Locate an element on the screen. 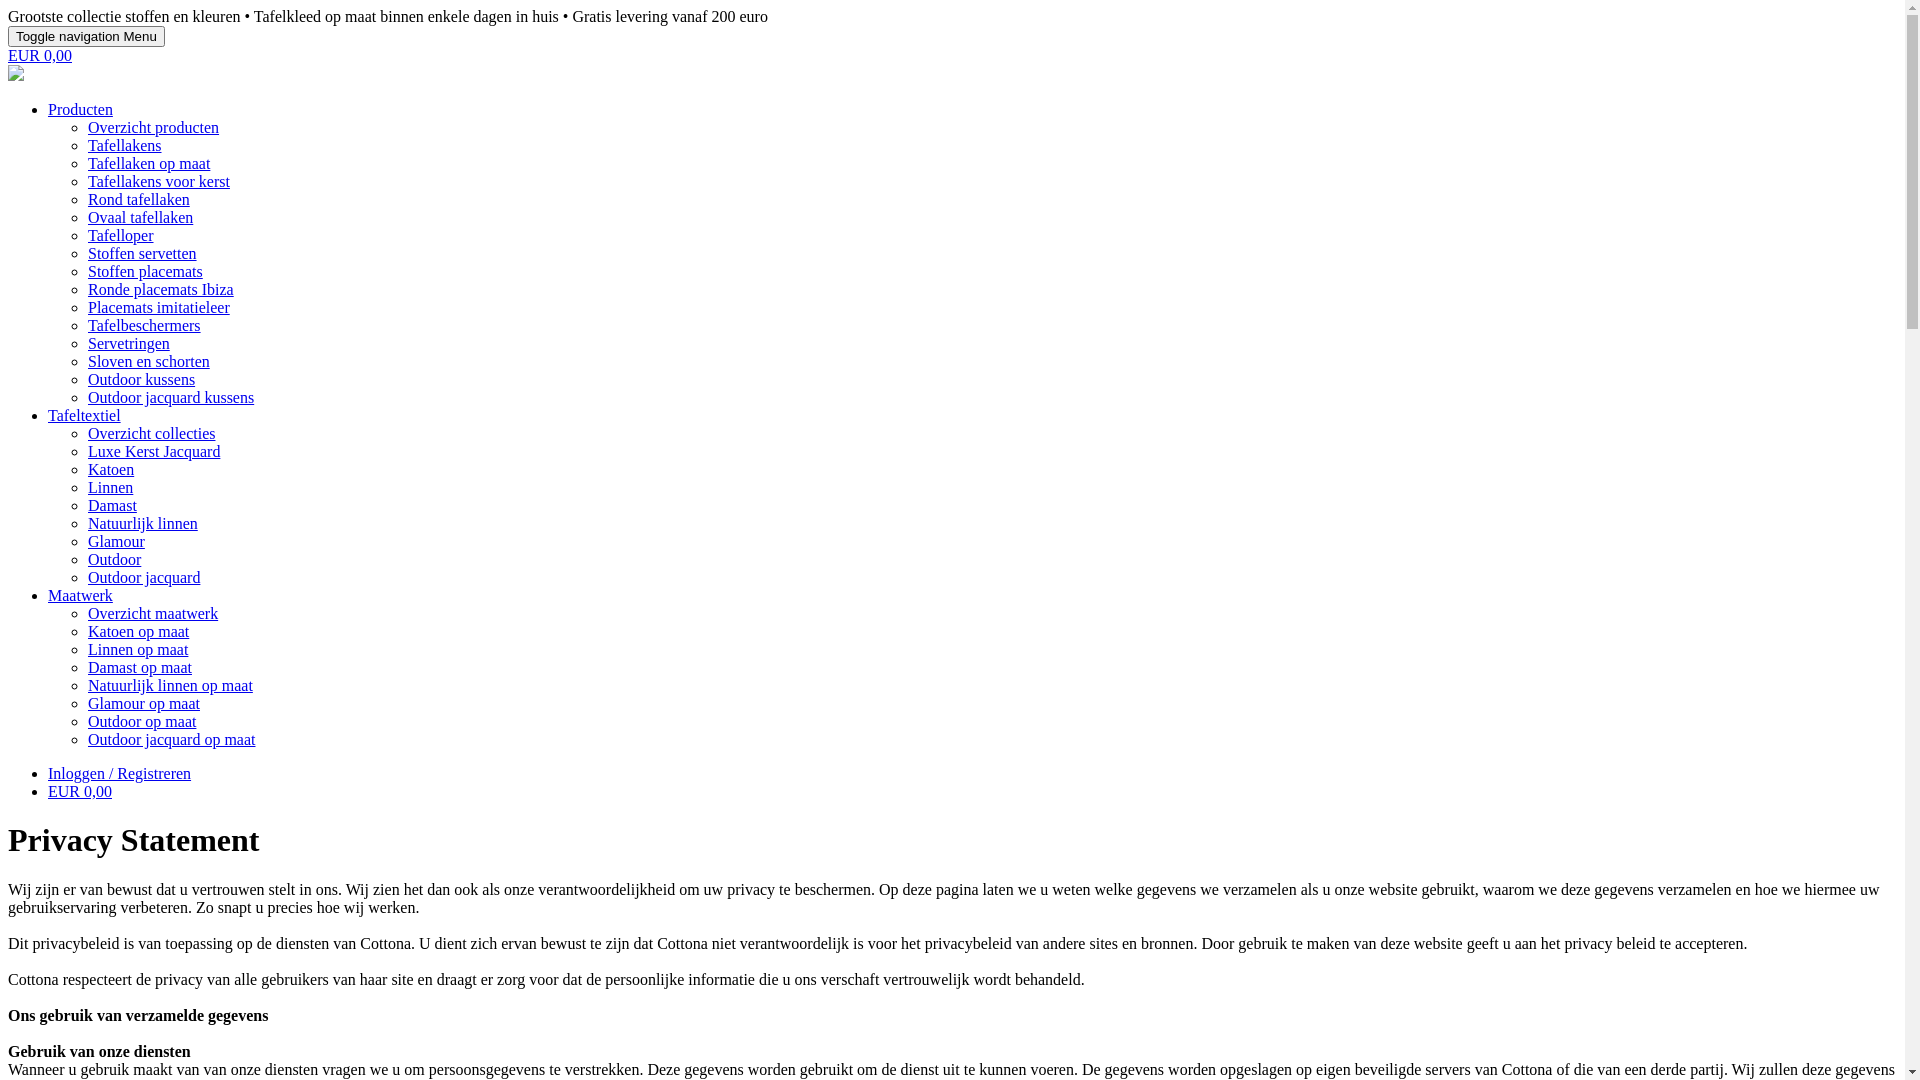 The height and width of the screenshot is (1080, 1920). 'Outdoor jacquard' is located at coordinates (143, 577).